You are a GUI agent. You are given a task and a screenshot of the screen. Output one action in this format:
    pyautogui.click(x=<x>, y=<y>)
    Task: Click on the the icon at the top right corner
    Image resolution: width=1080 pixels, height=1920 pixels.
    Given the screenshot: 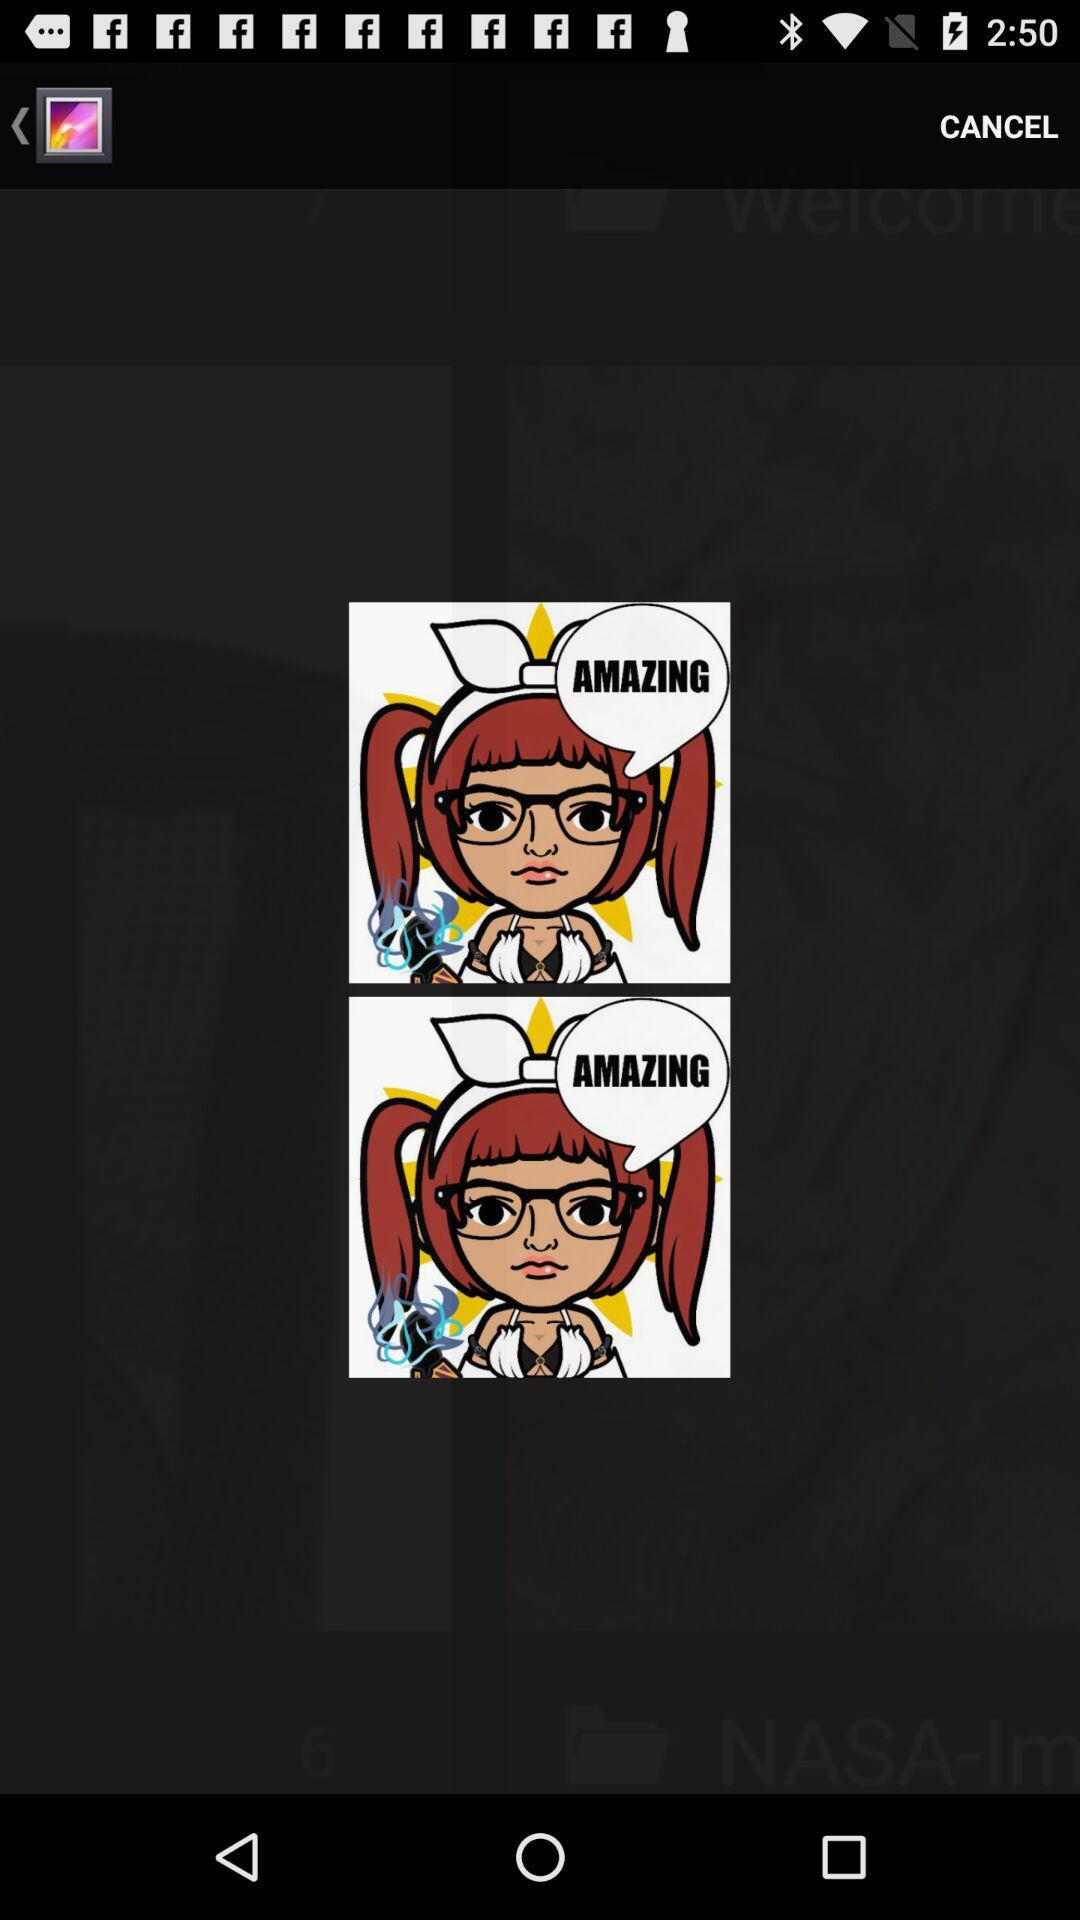 What is the action you would take?
    pyautogui.click(x=999, y=124)
    